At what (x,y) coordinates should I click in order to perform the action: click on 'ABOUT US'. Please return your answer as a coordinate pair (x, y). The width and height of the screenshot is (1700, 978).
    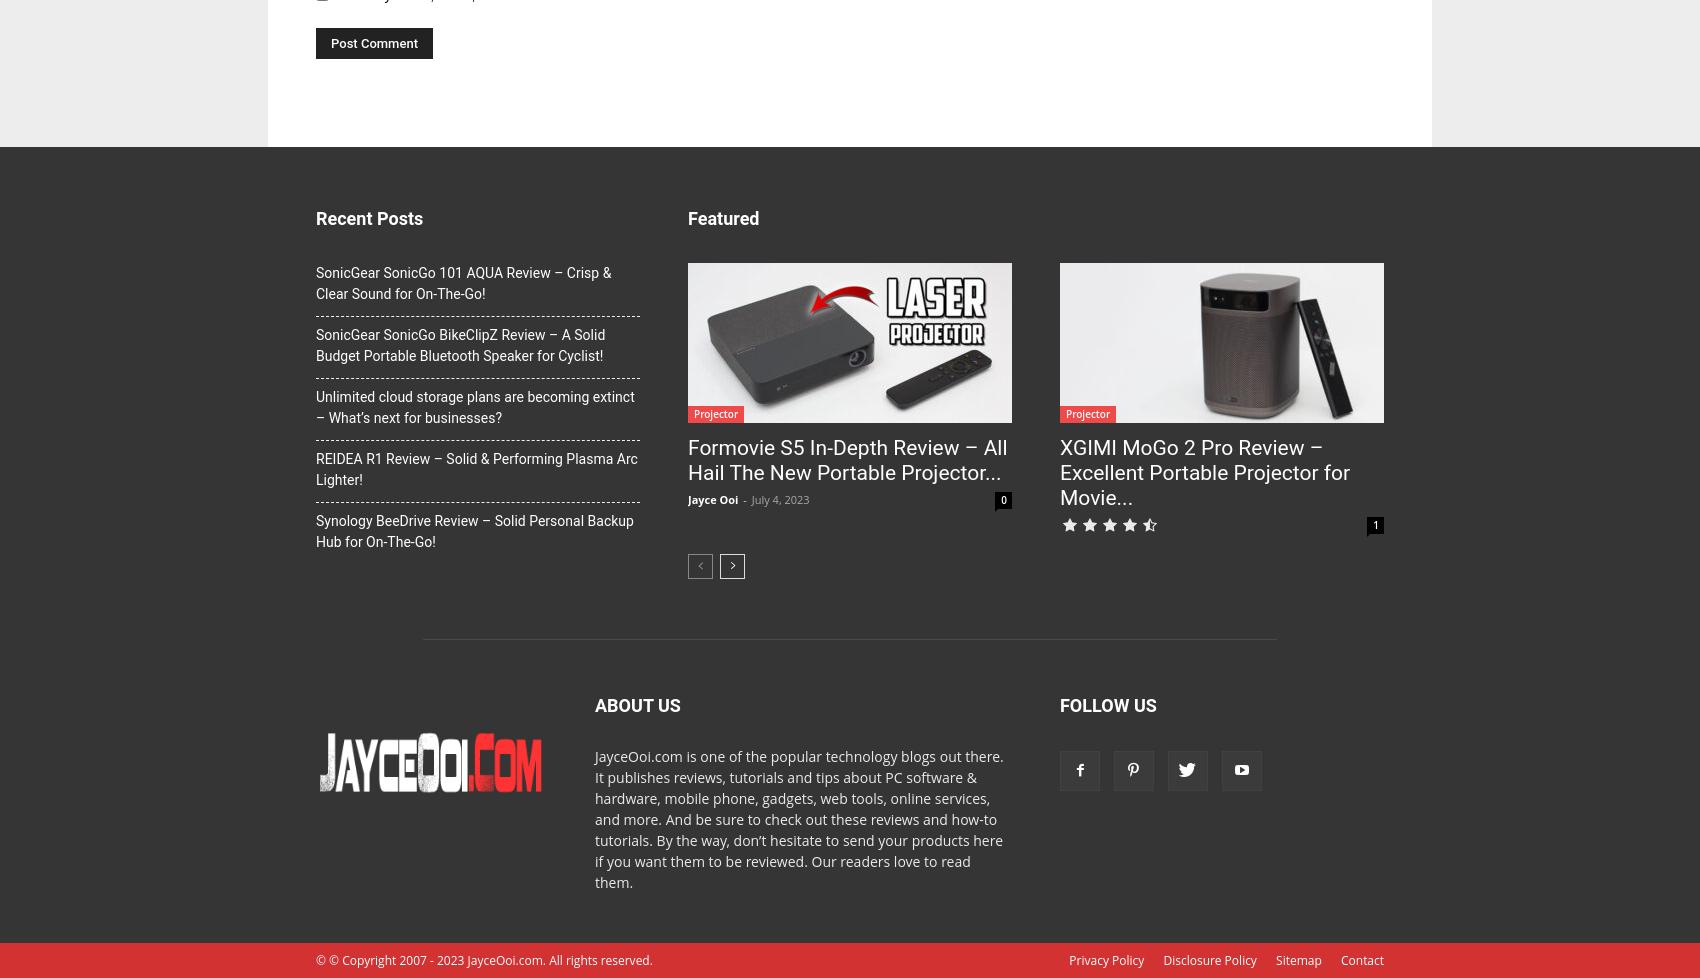
    Looking at the image, I should click on (636, 705).